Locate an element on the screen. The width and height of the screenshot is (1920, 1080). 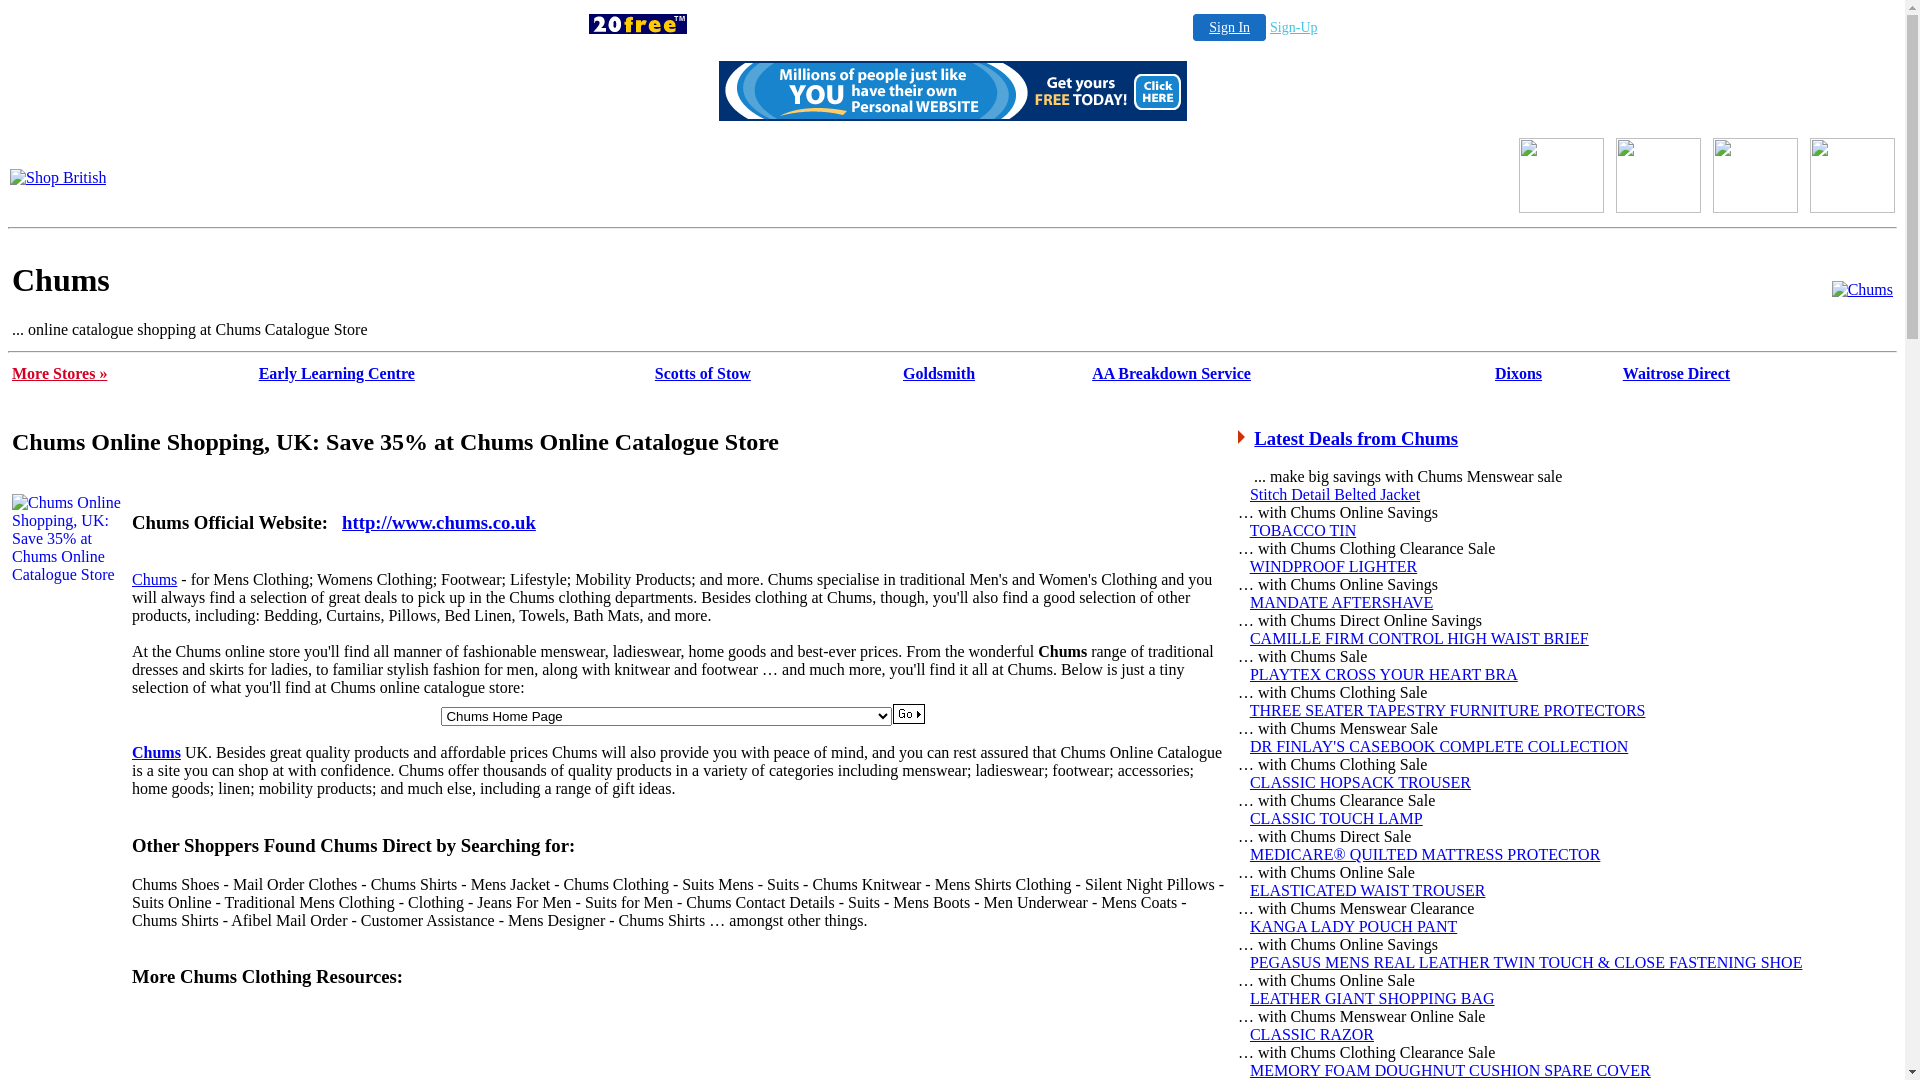
'Latest Deals from Chums' is located at coordinates (1356, 437).